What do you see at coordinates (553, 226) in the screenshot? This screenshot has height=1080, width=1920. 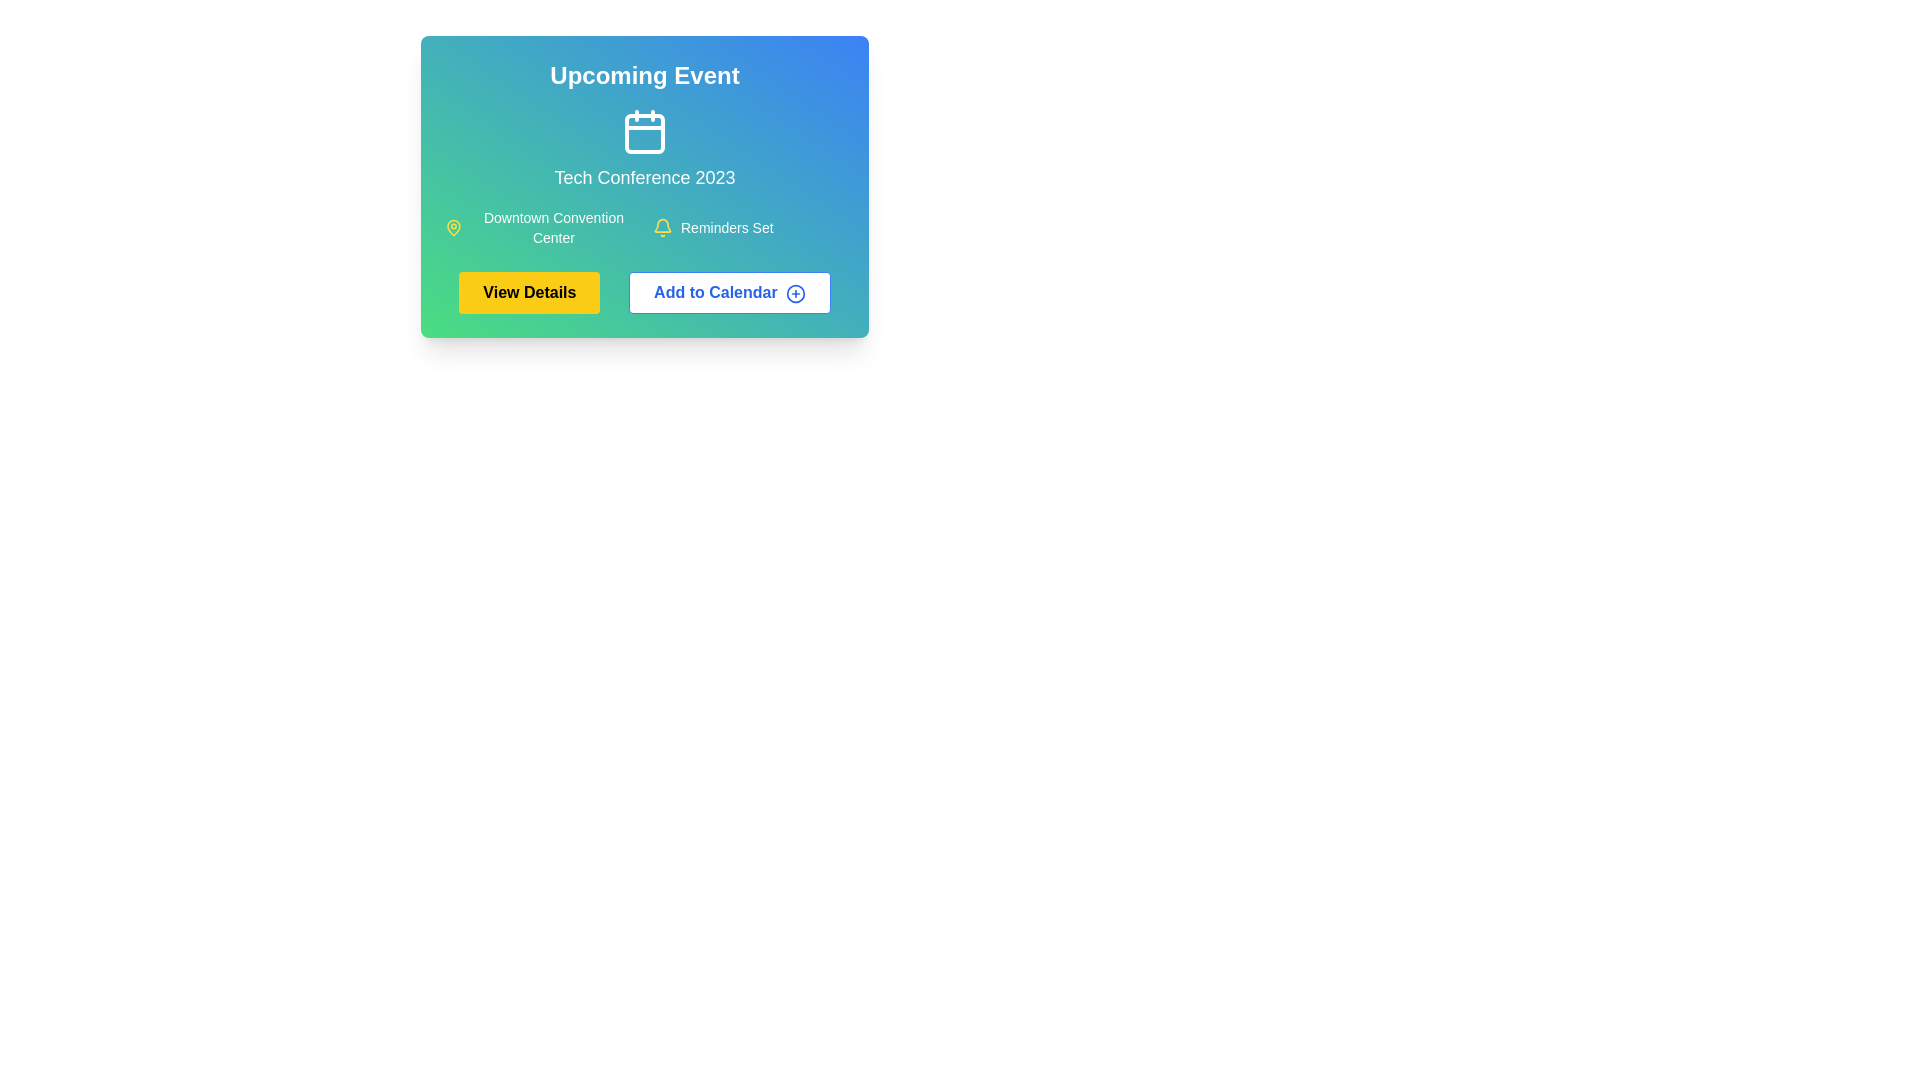 I see `the text label indicating the venue name for the event, located centrally in the event details section, to the left of the notification icon and below the title 'Tech Conference 2023'` at bounding box center [553, 226].